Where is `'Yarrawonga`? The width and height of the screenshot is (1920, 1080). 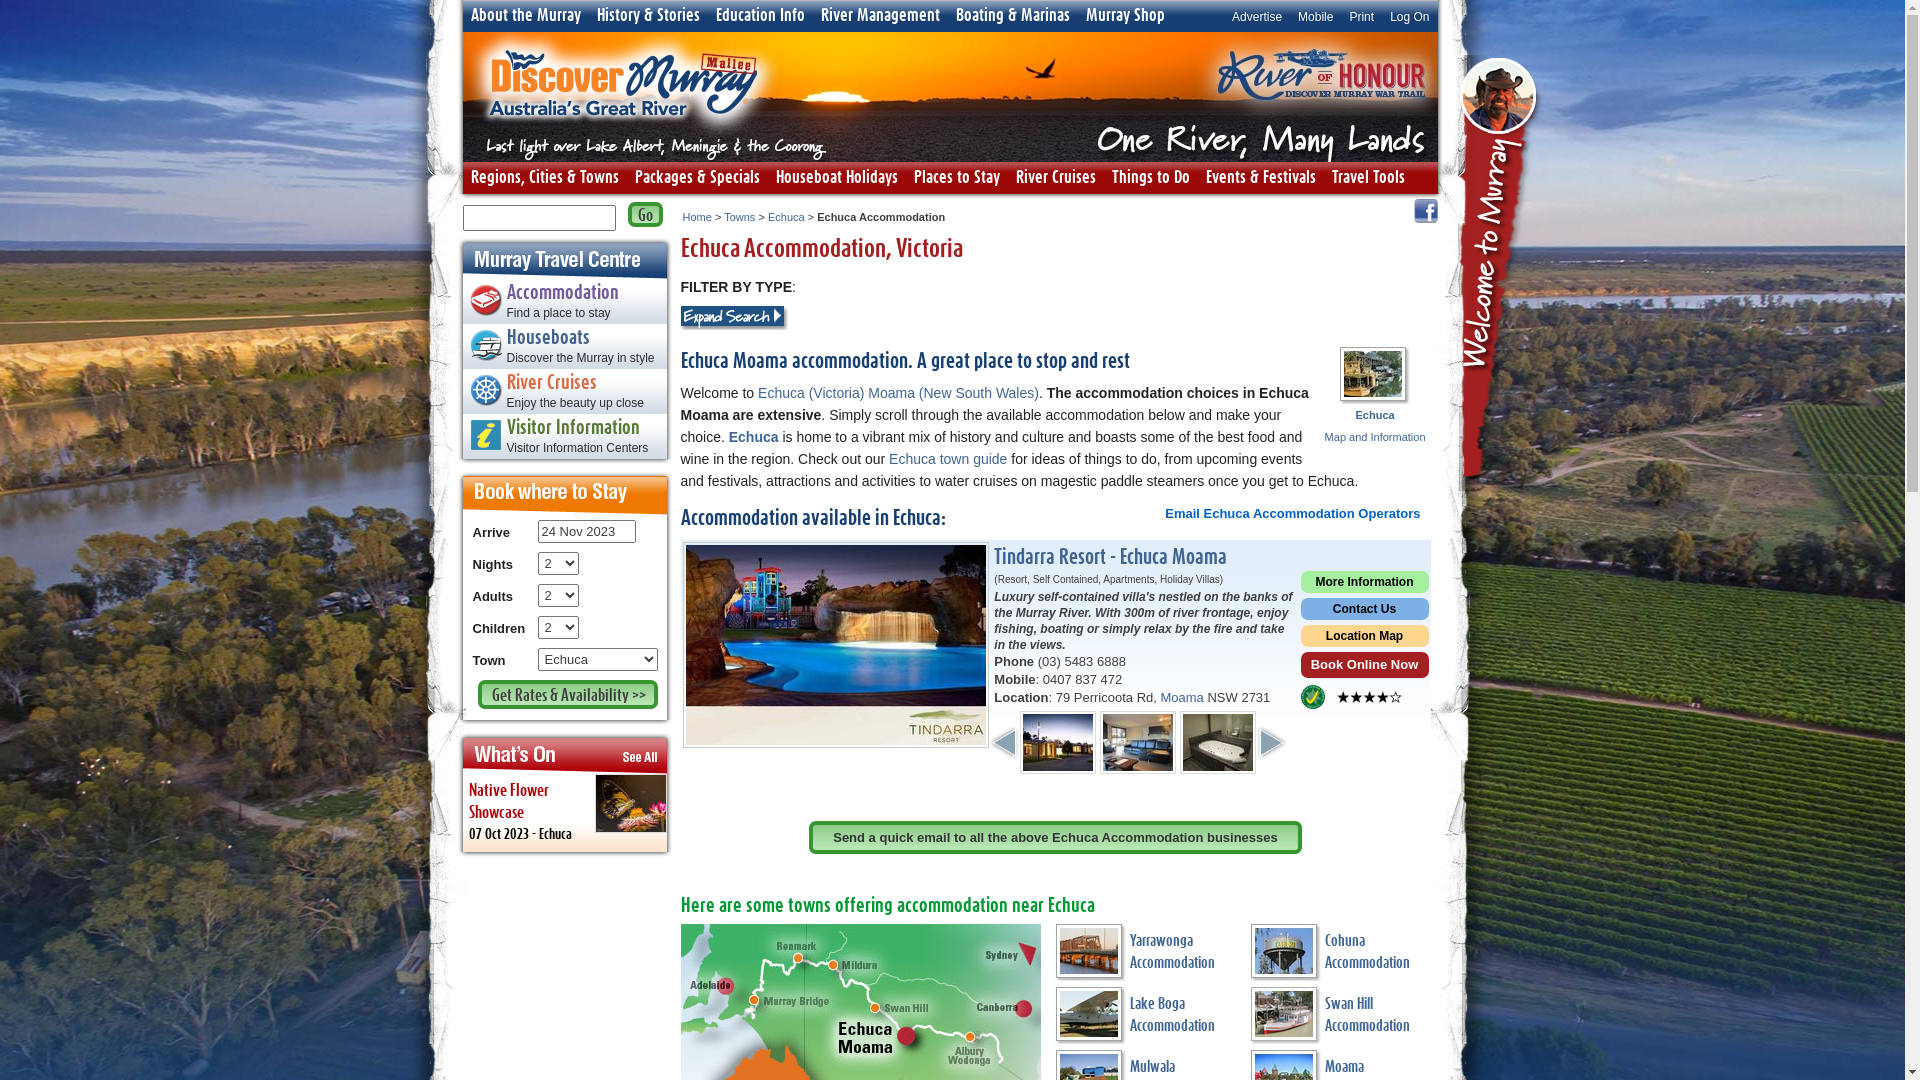
'Yarrawonga is located at coordinates (1055, 954).